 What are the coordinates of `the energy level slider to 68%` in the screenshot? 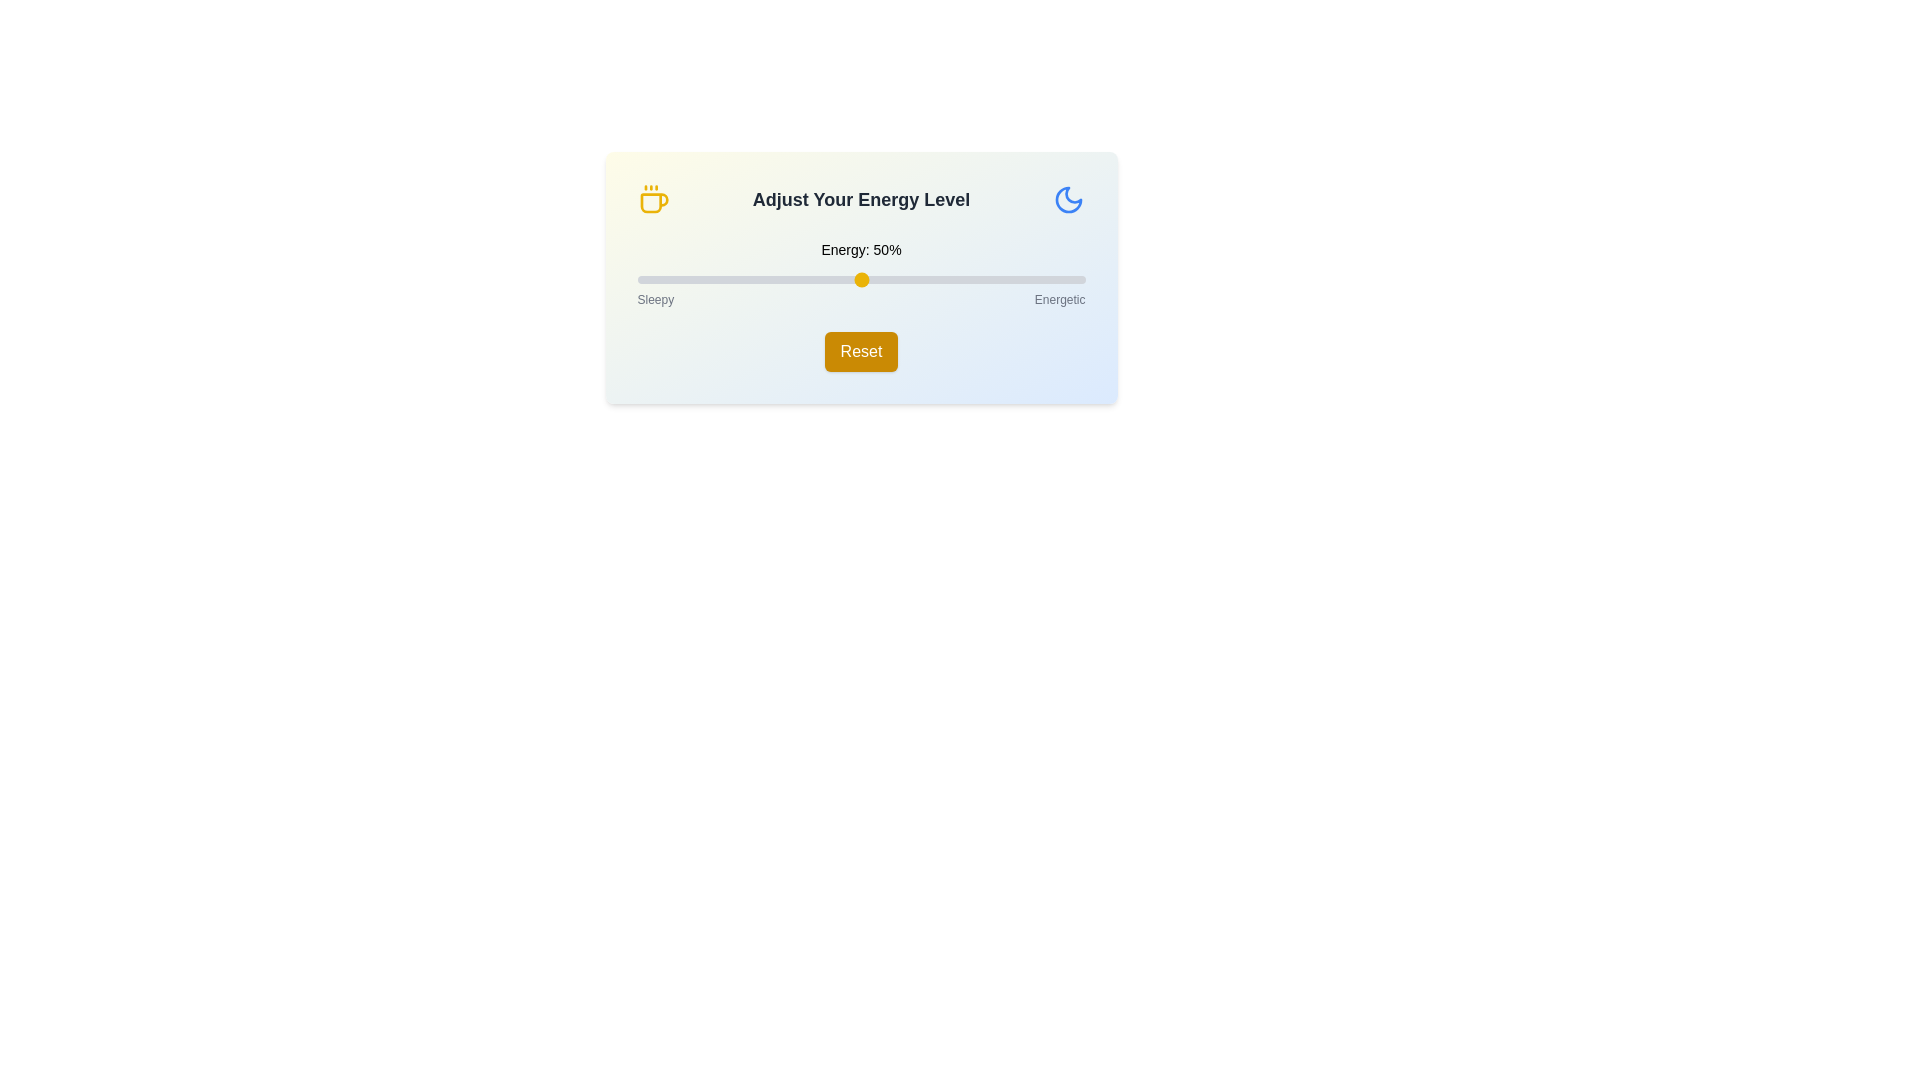 It's located at (941, 280).